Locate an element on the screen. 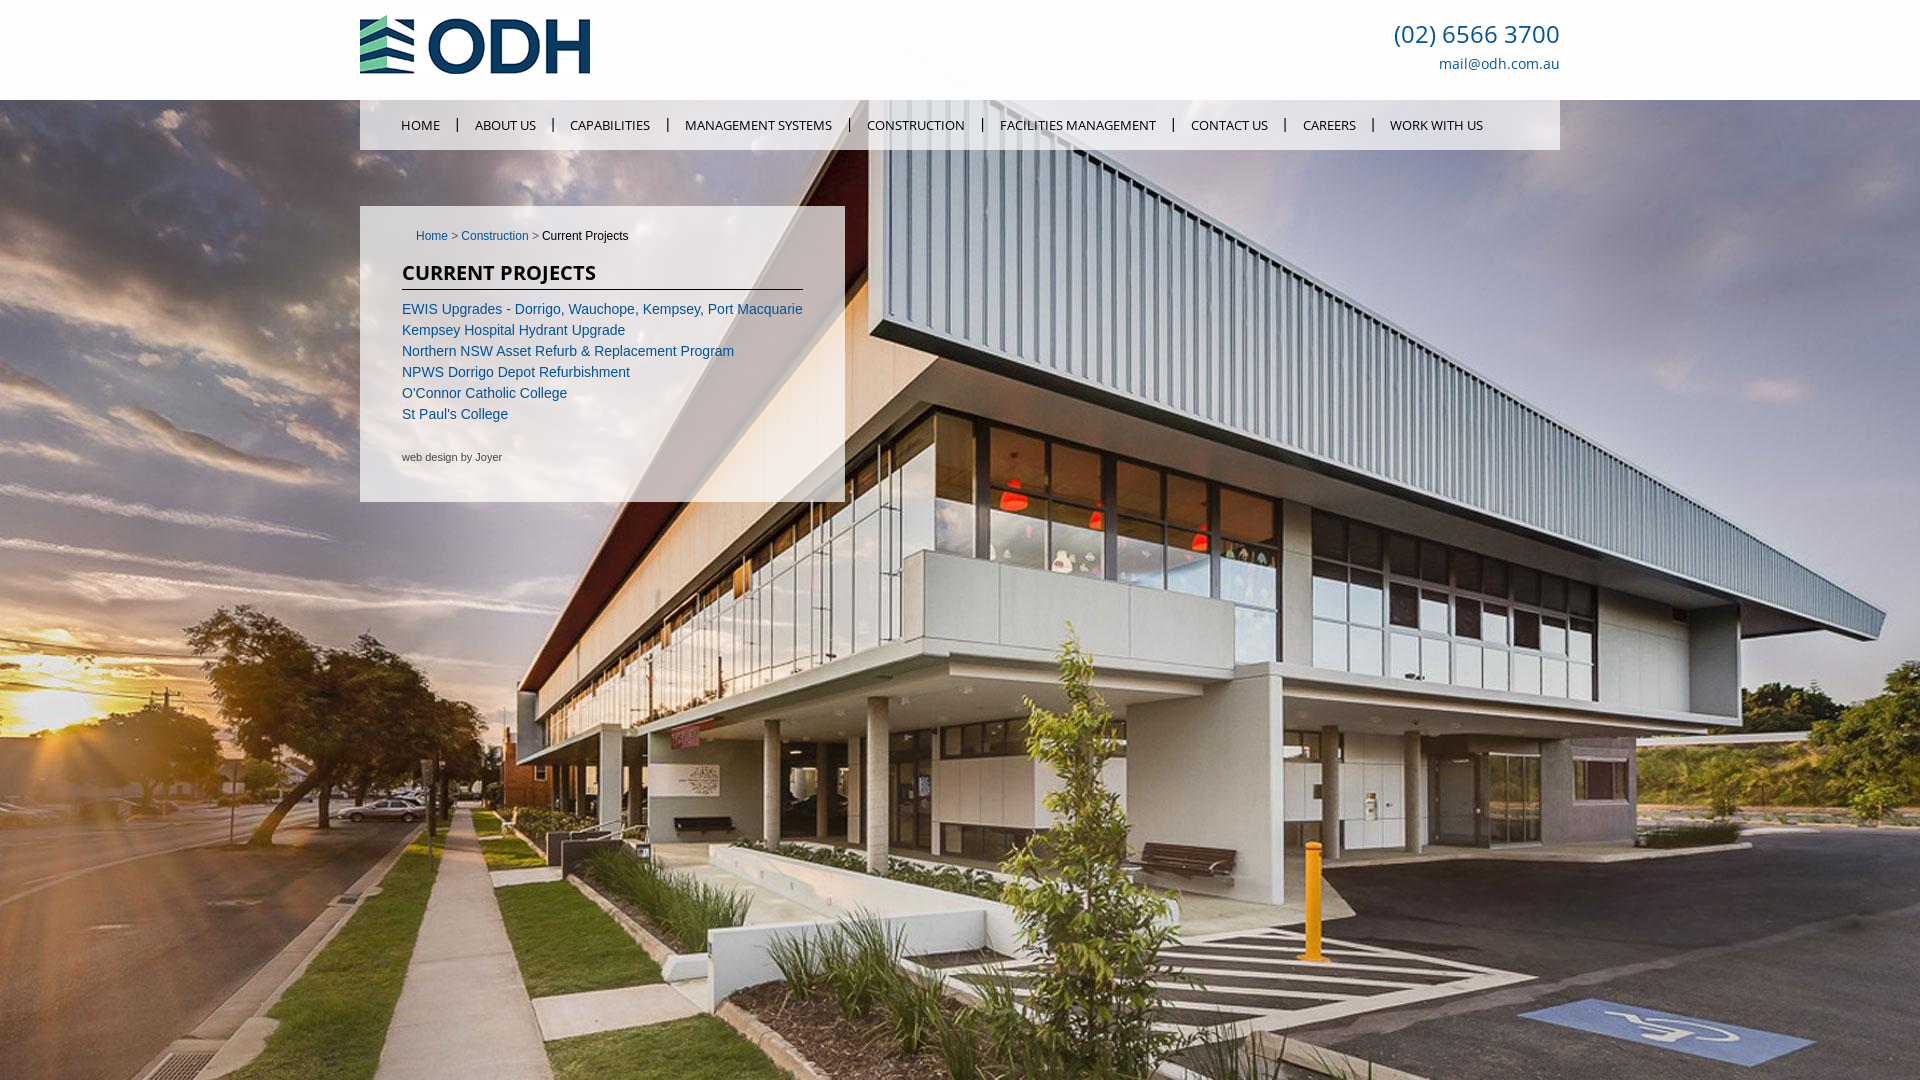  'Joyer' is located at coordinates (488, 456).